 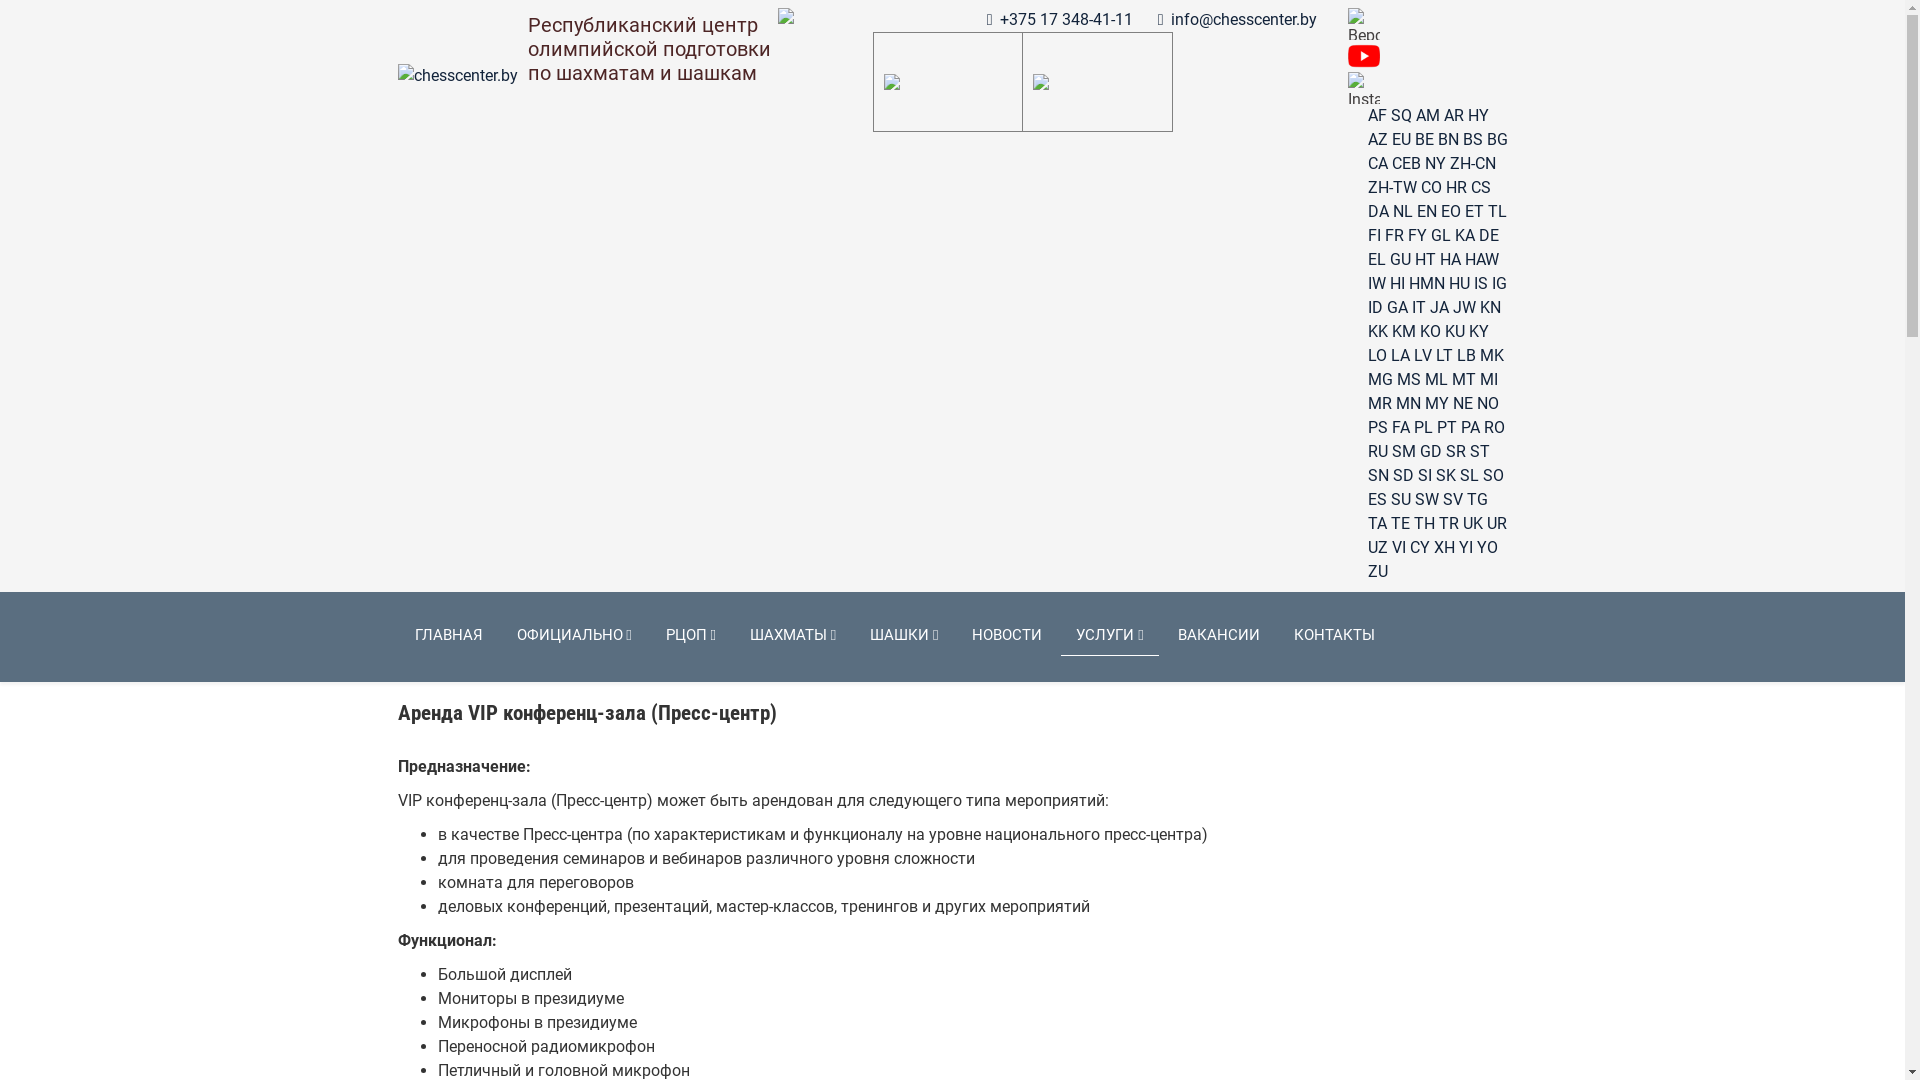 What do you see at coordinates (1392, 234) in the screenshot?
I see `'FR'` at bounding box center [1392, 234].